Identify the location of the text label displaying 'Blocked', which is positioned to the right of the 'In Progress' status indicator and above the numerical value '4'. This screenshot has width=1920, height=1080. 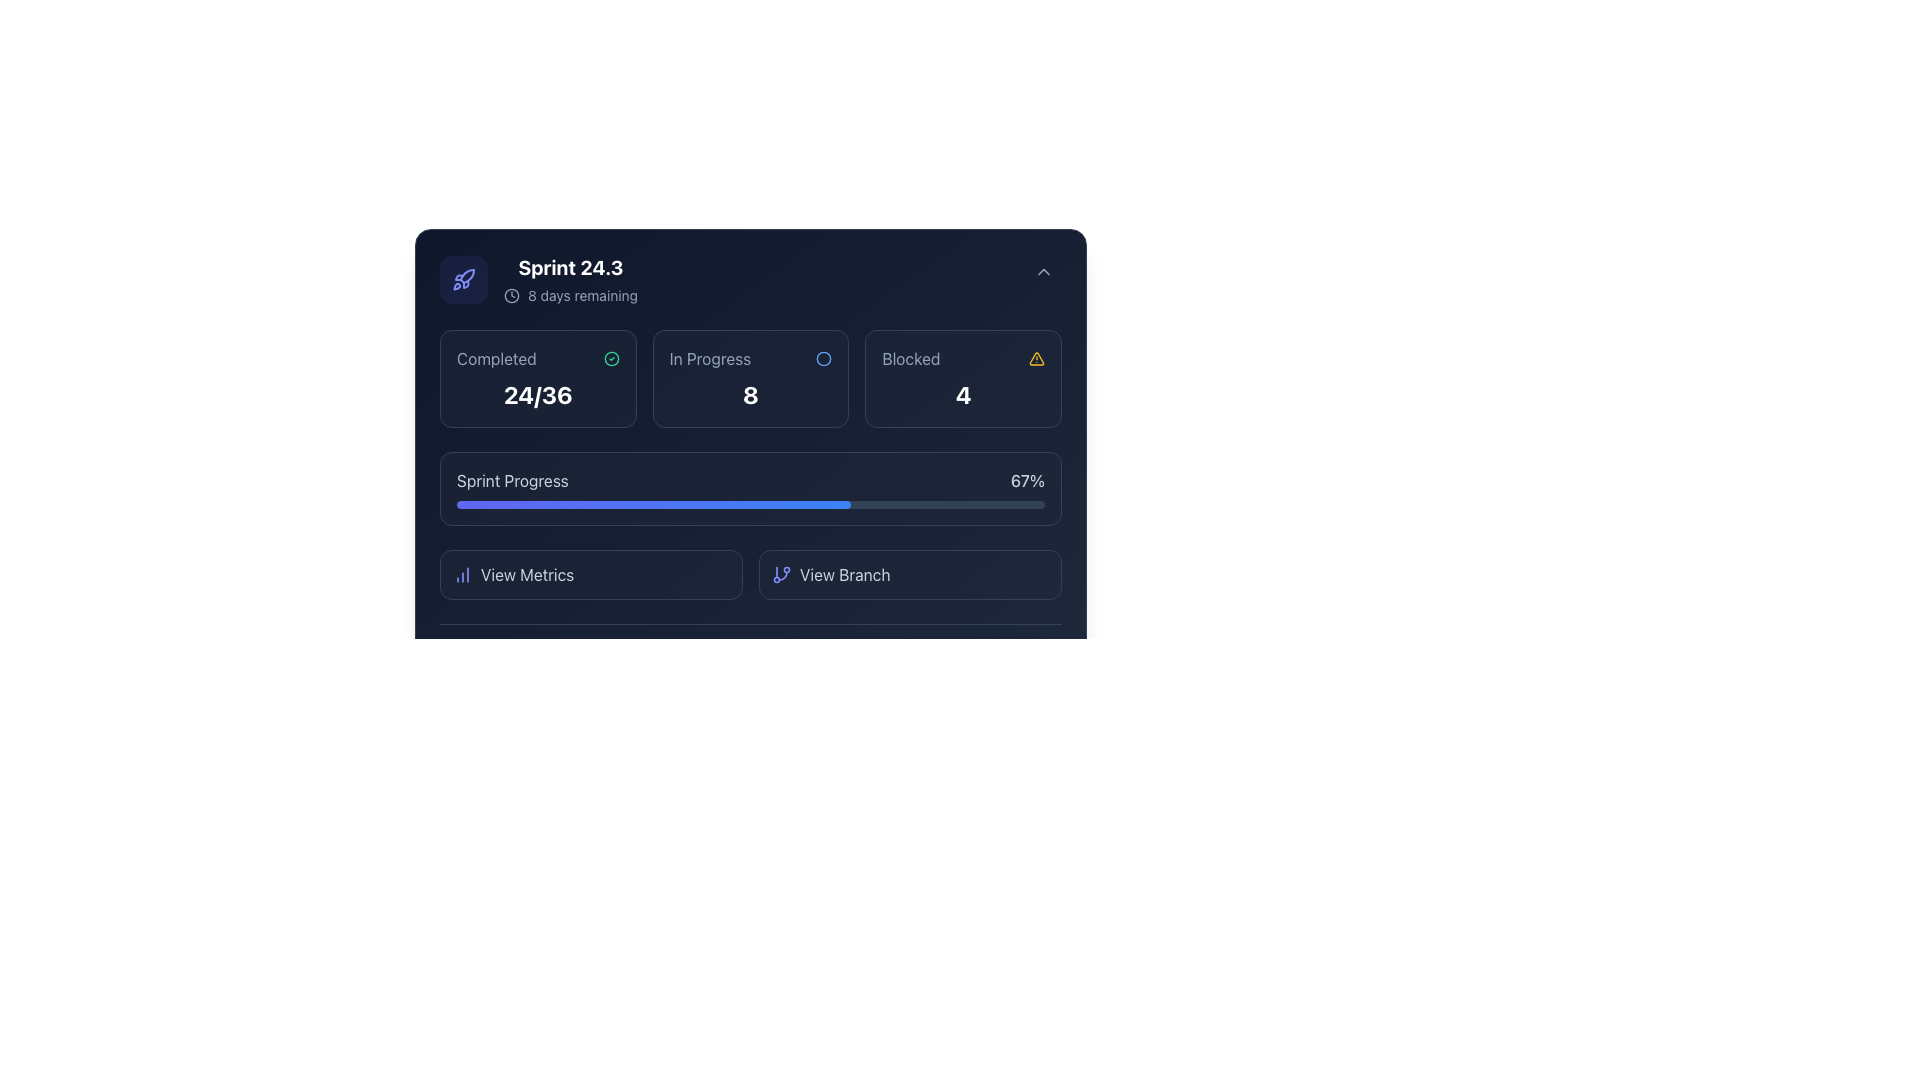
(910, 357).